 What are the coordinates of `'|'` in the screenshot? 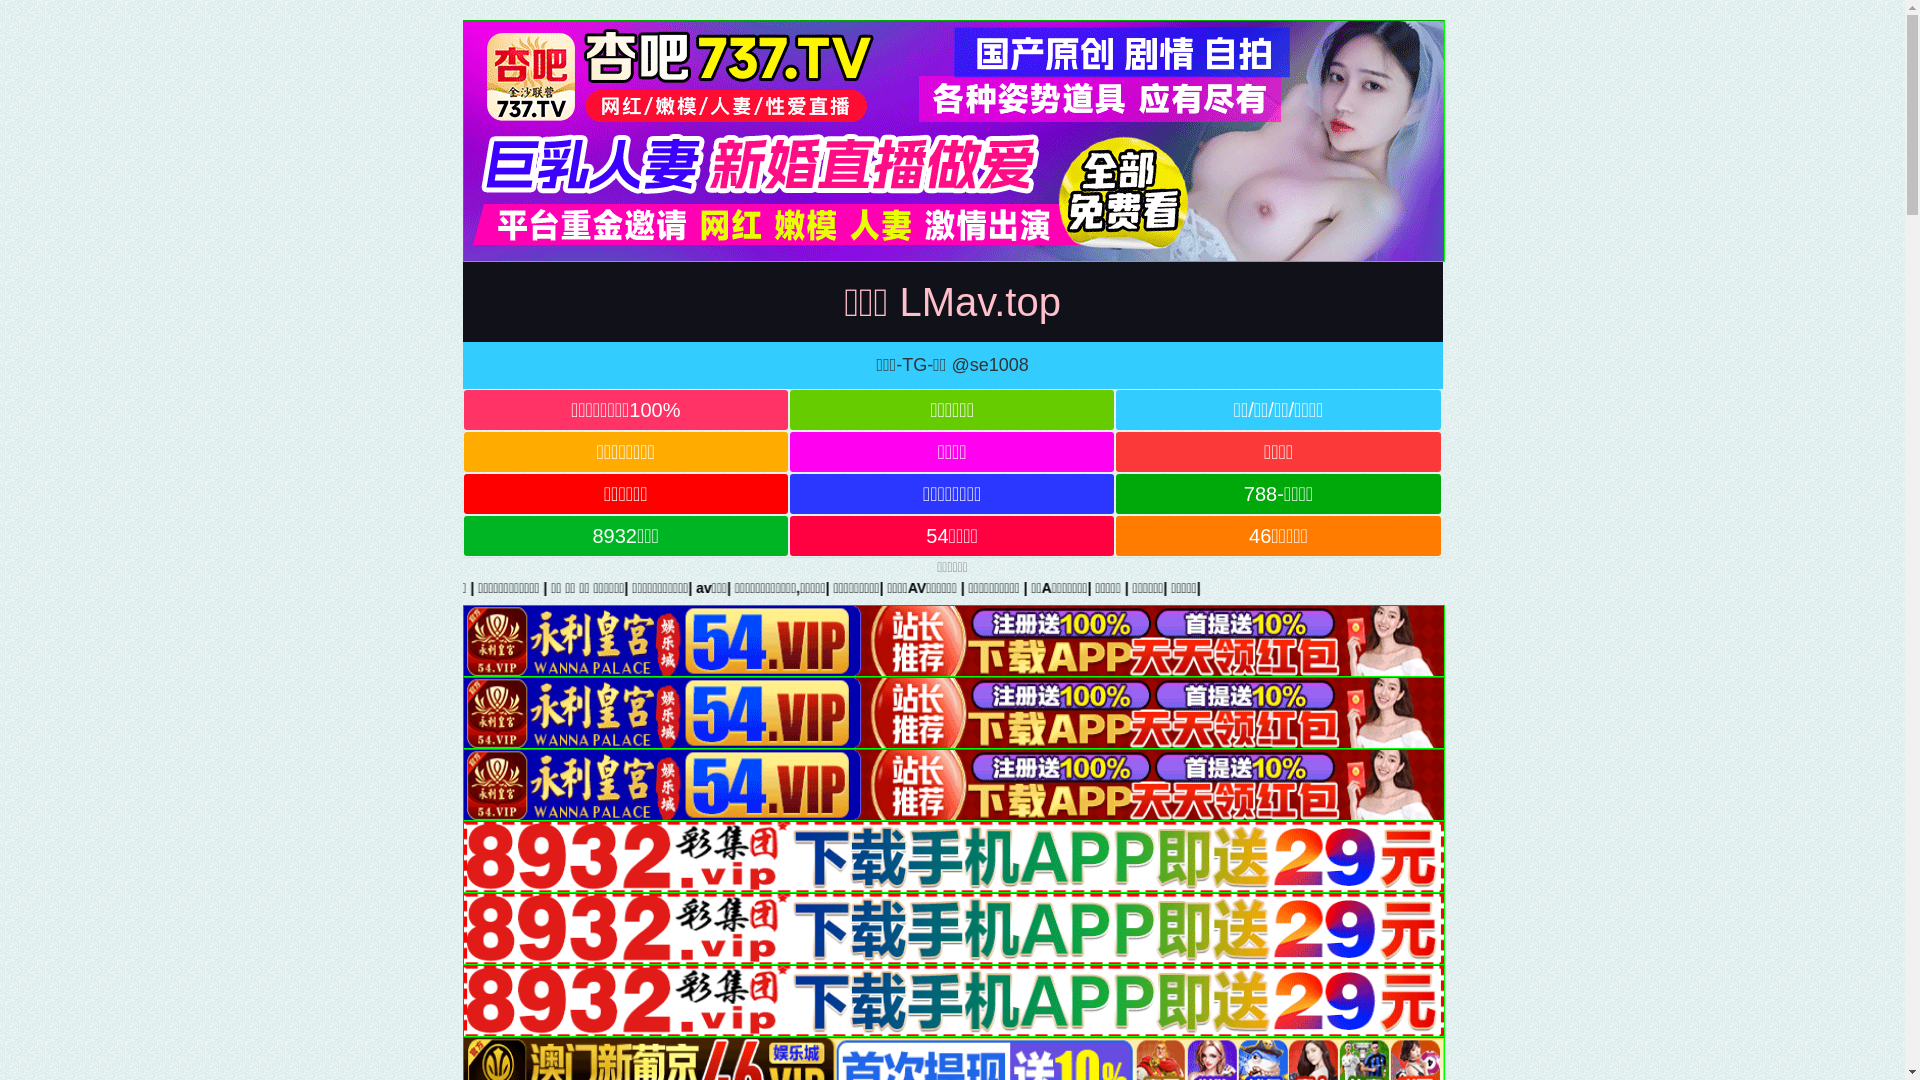 It's located at (468, 586).